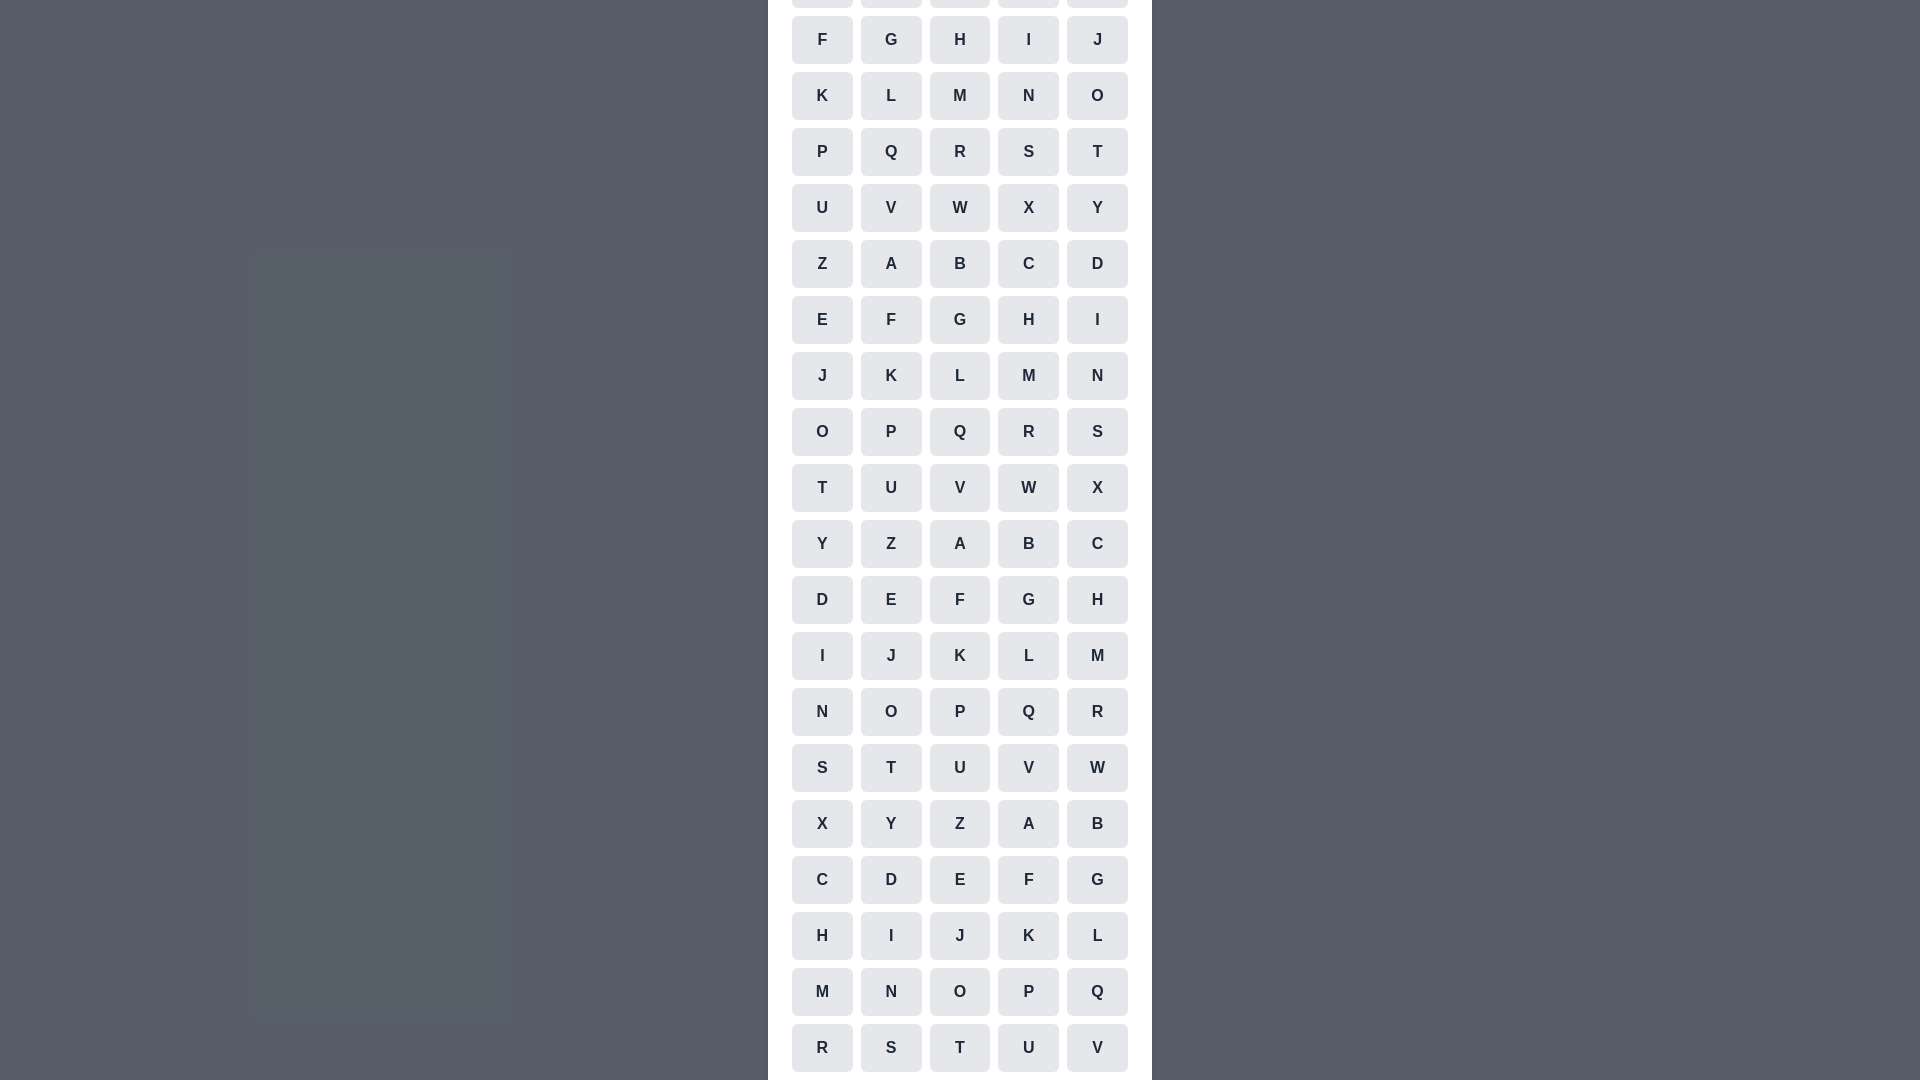 The width and height of the screenshot is (1920, 1080). Describe the element at coordinates (960, 150) in the screenshot. I see `the cell representing the character R` at that location.